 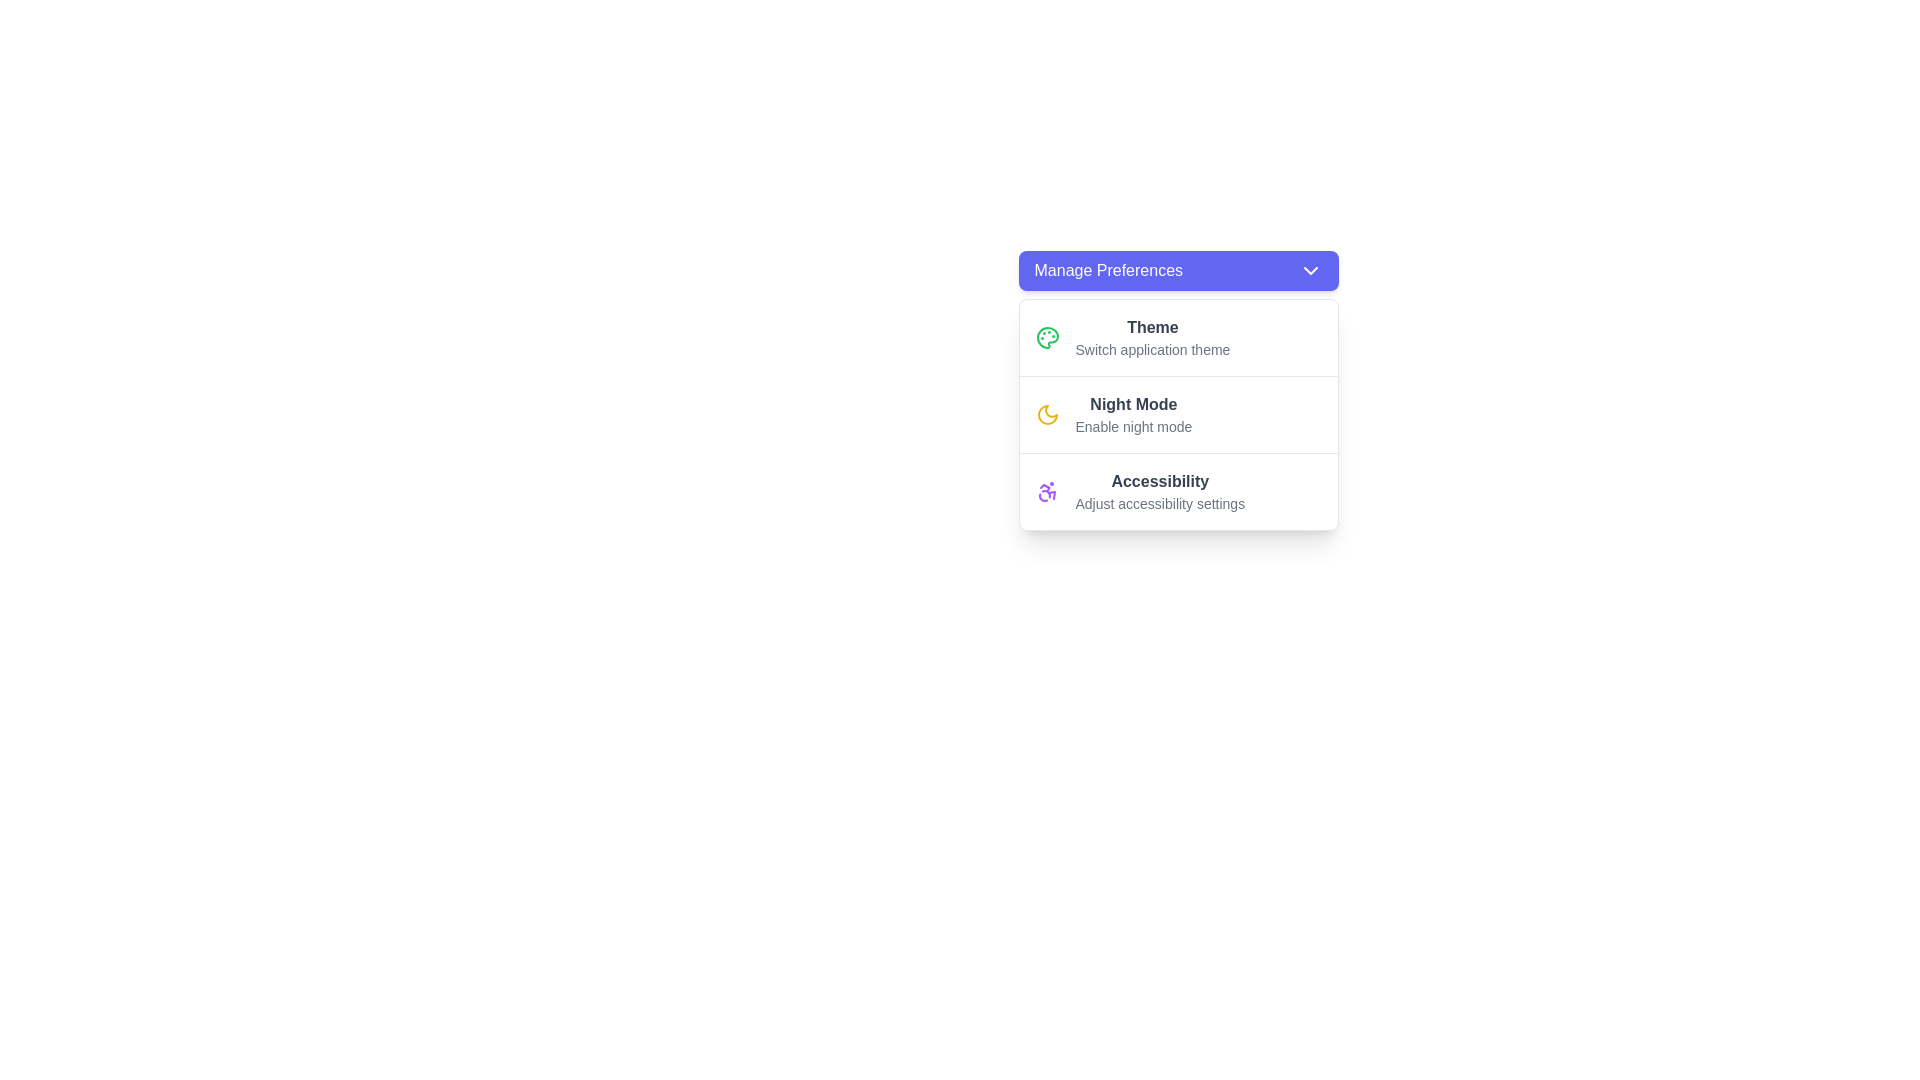 I want to click on the 'Manage Preferences' dropdown menu, so click(x=1178, y=408).